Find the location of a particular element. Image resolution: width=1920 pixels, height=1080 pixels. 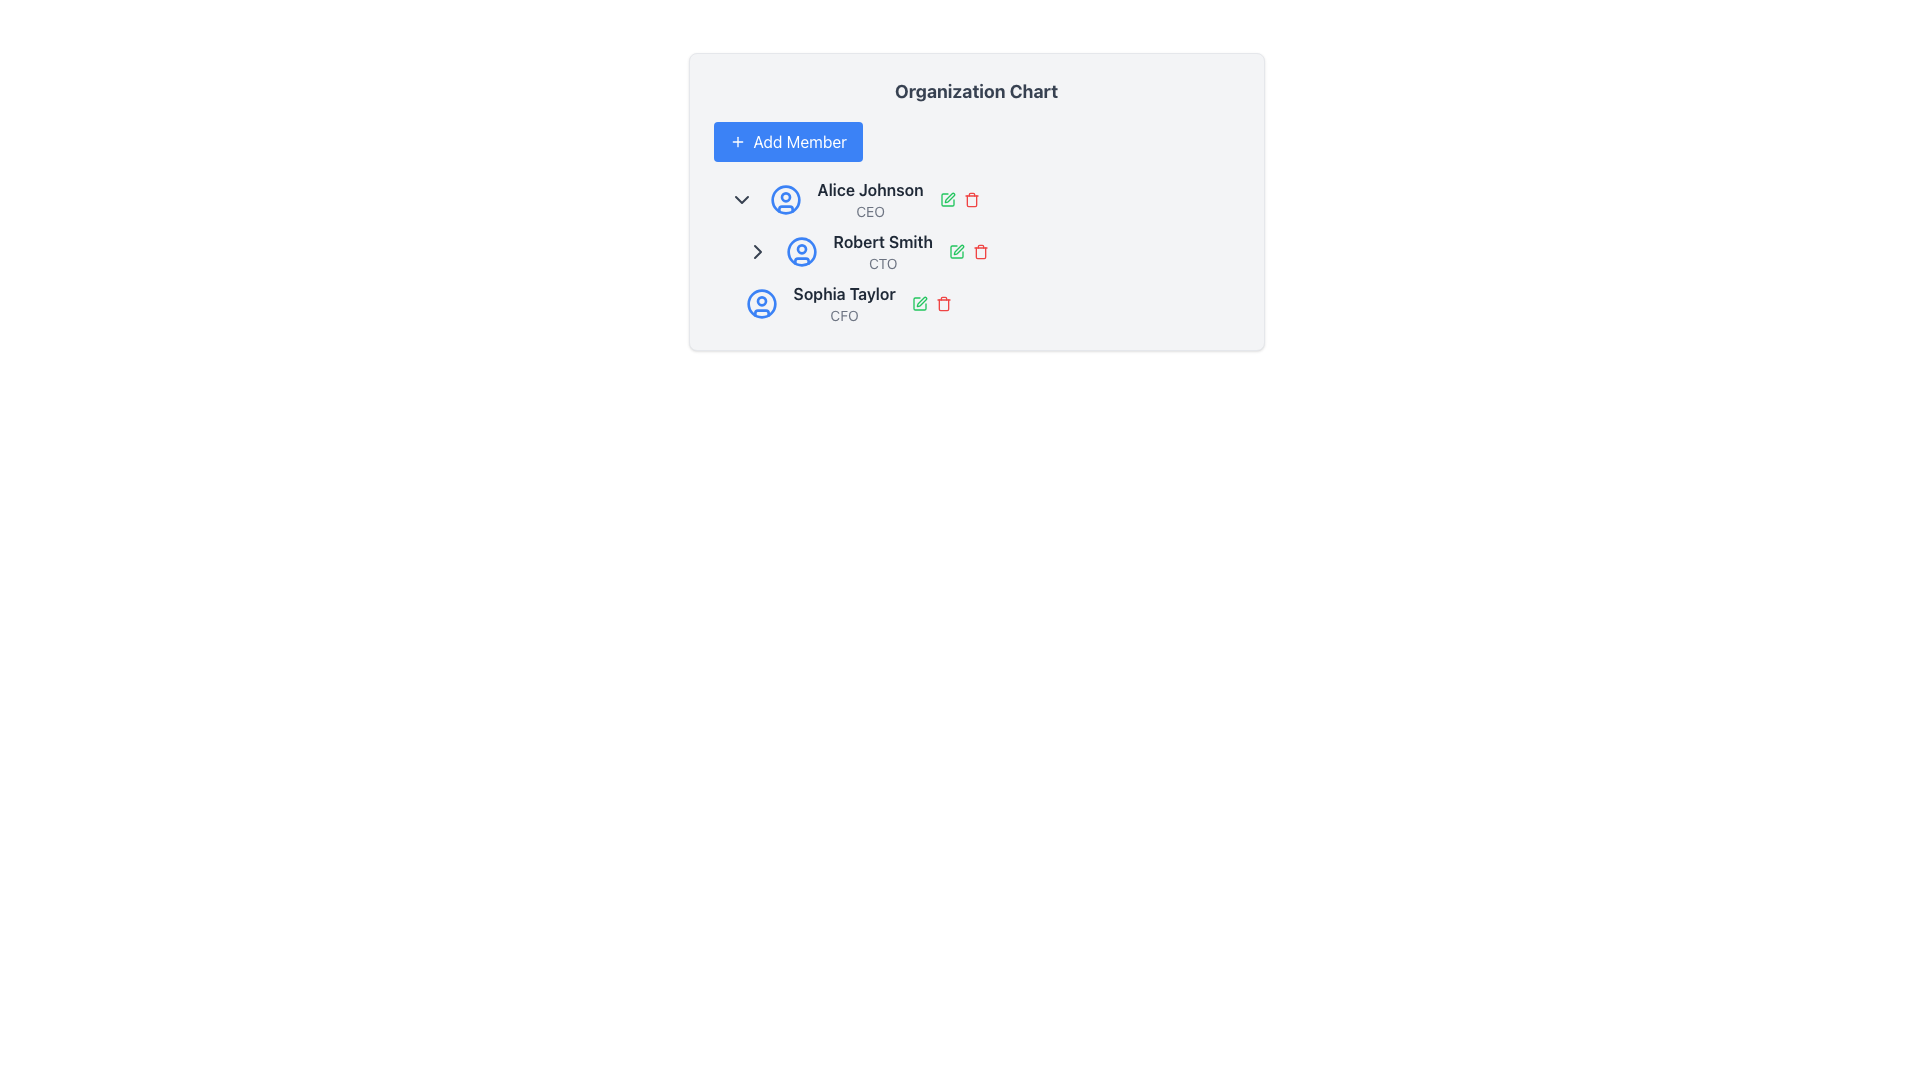

the delete icon located in the list of organization members is located at coordinates (976, 250).